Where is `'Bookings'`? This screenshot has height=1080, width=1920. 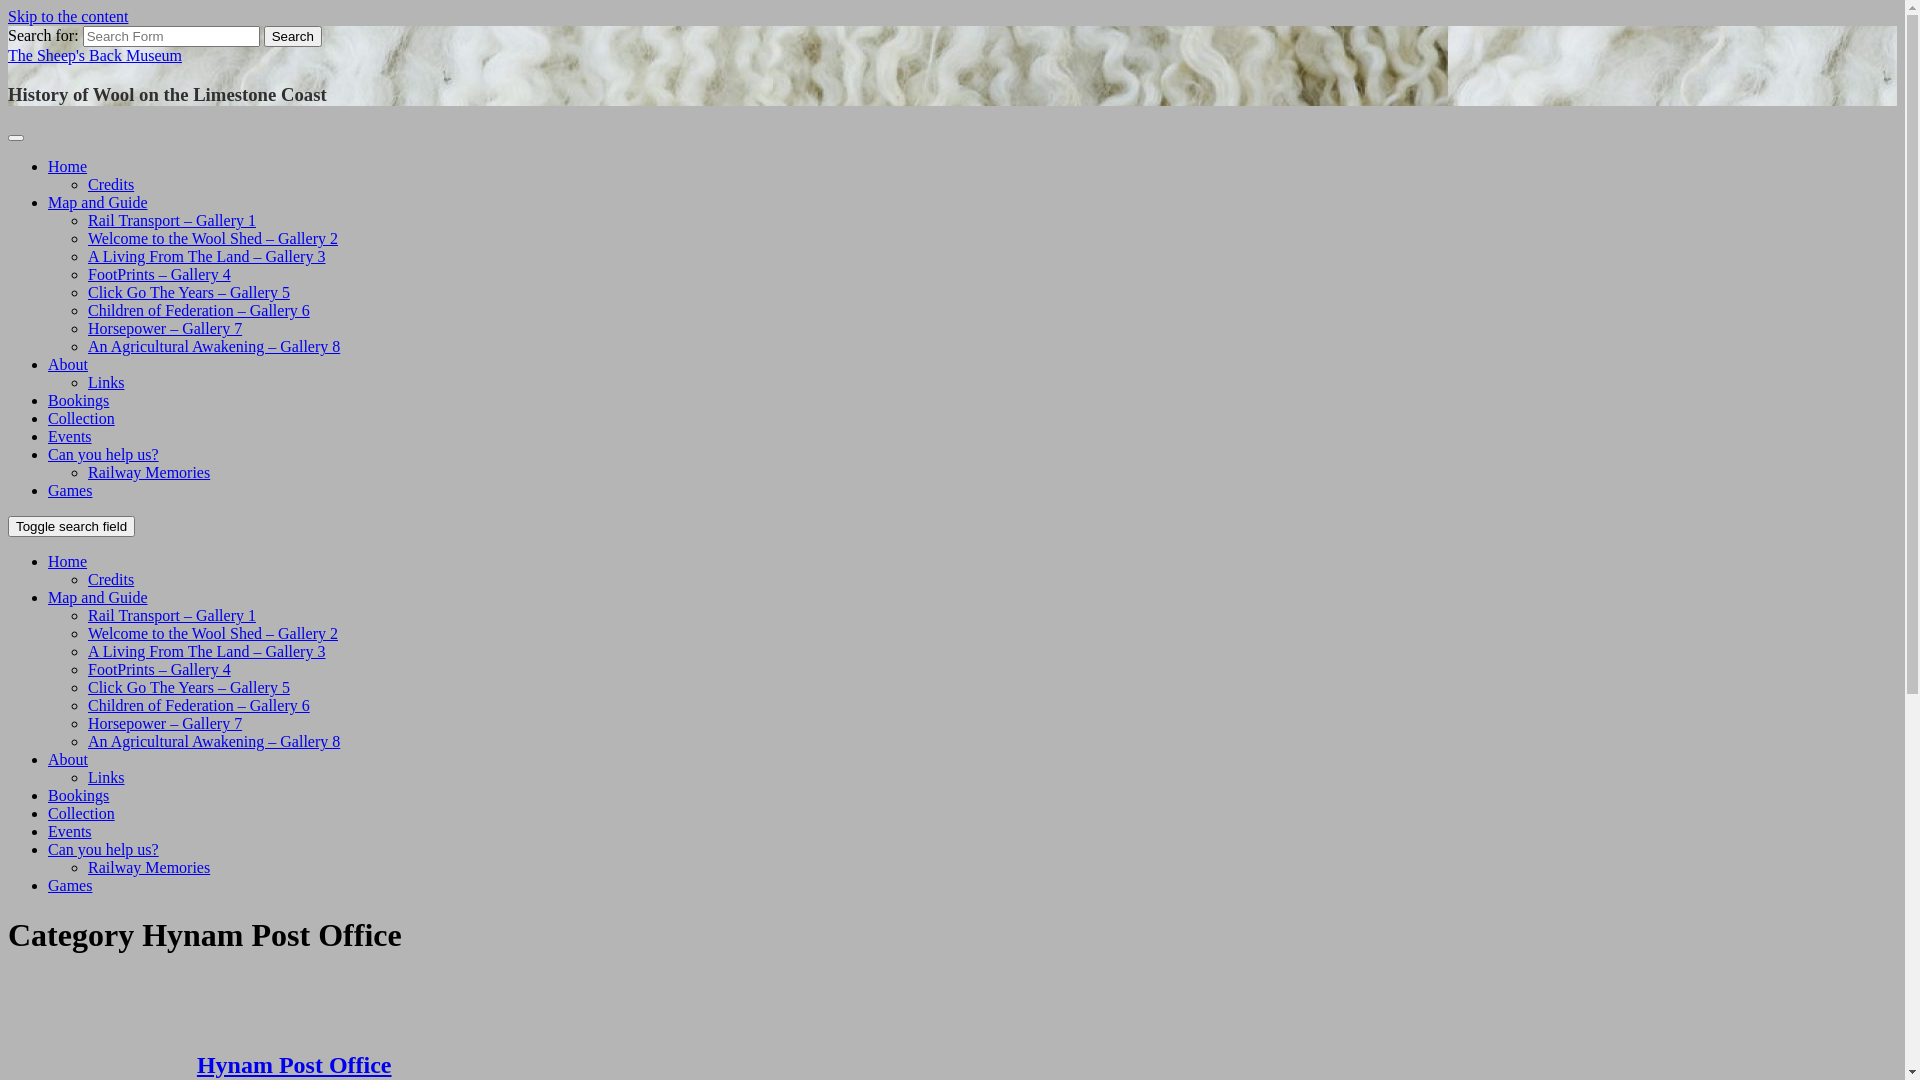
'Bookings' is located at coordinates (78, 400).